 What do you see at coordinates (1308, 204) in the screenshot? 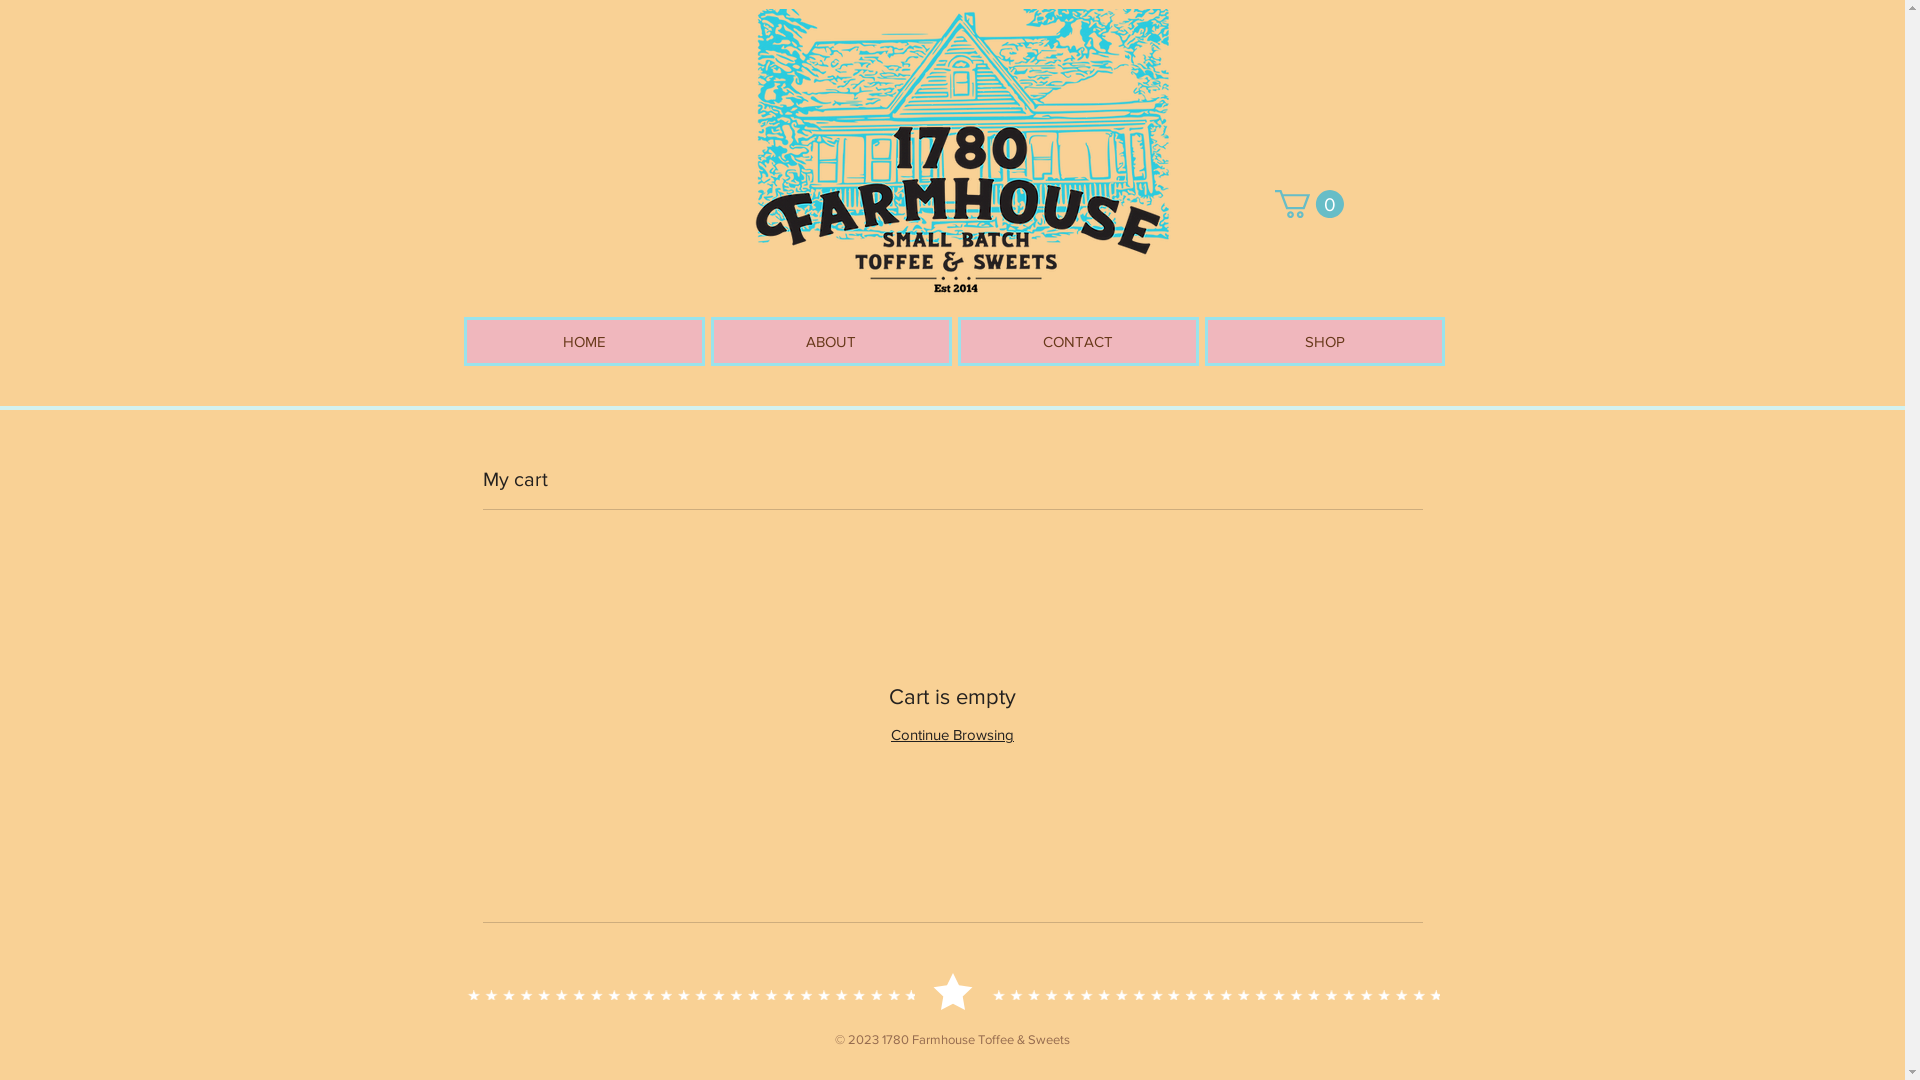
I see `'0'` at bounding box center [1308, 204].